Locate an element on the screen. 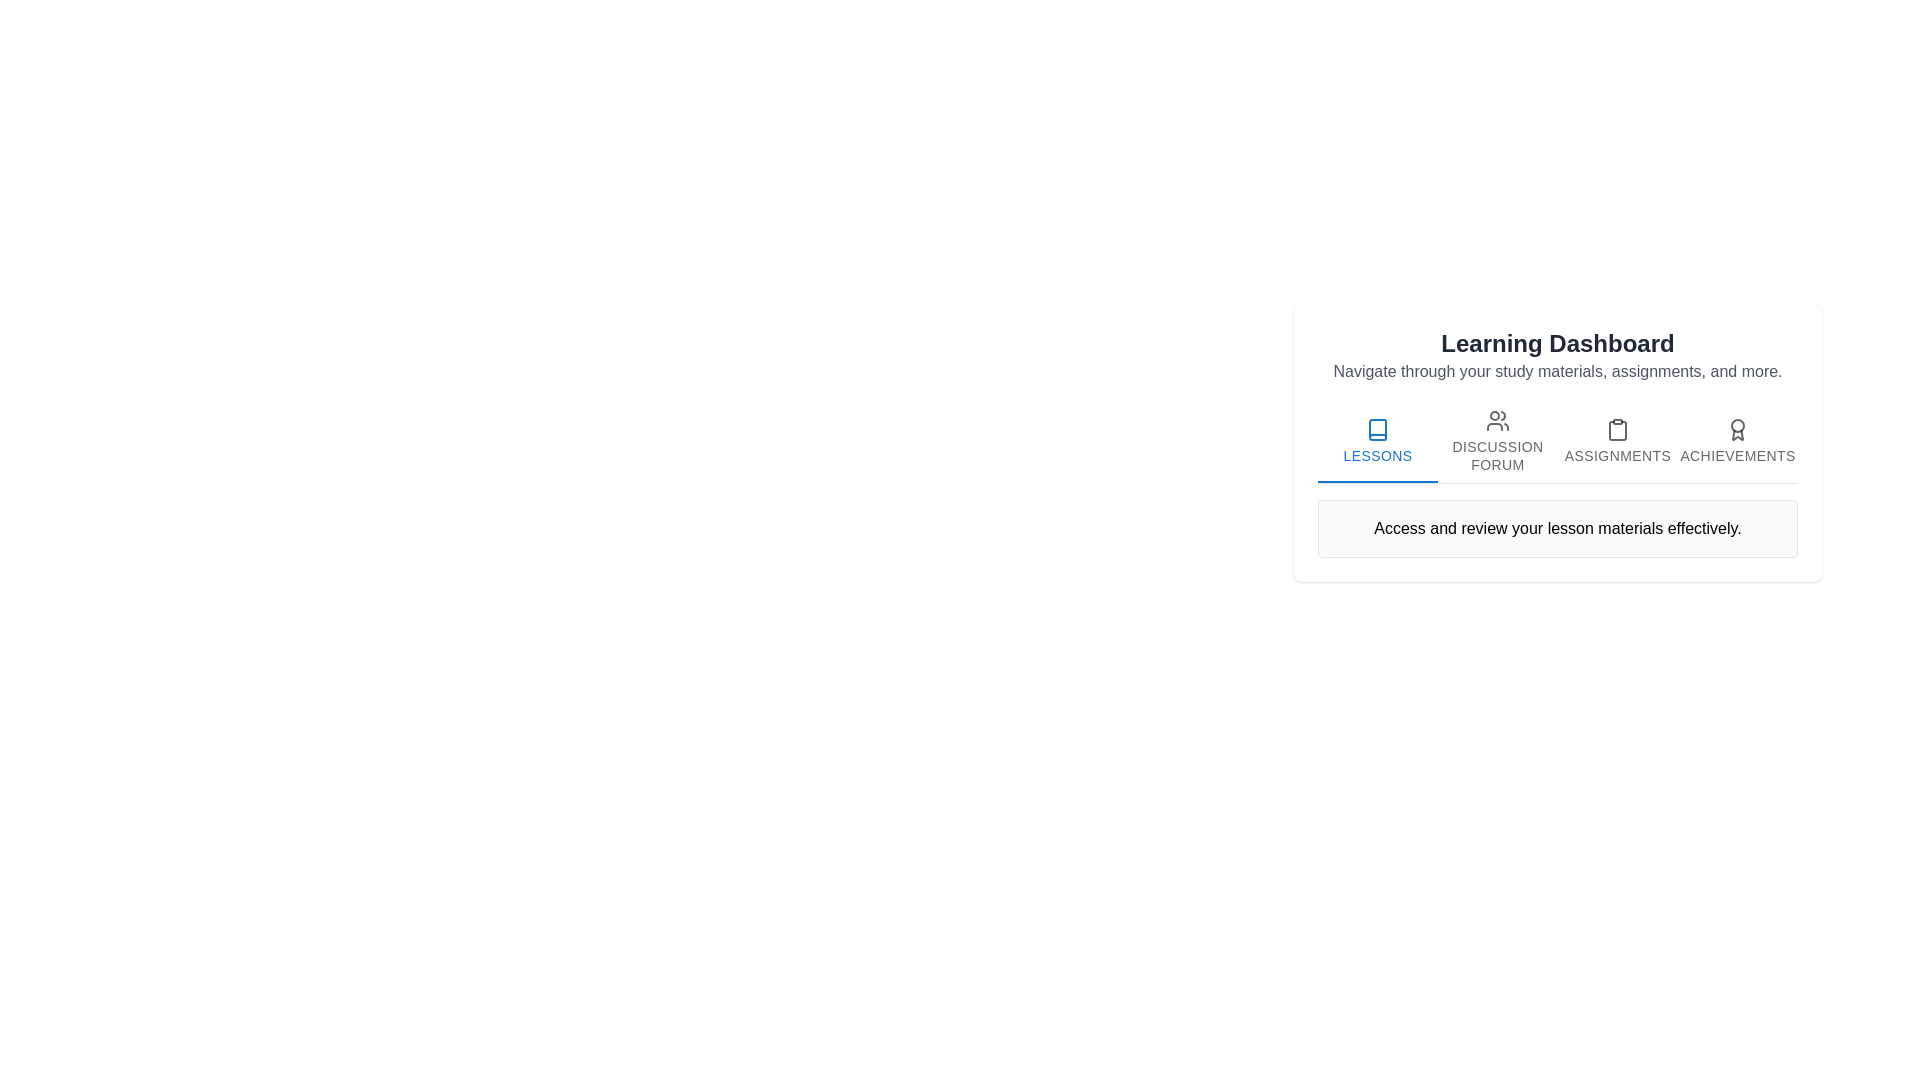  the 'Discussion Forum' tab icon located in the dashboard's navigation area, situated above the text labeled 'Discussion Forum' is located at coordinates (1497, 419).